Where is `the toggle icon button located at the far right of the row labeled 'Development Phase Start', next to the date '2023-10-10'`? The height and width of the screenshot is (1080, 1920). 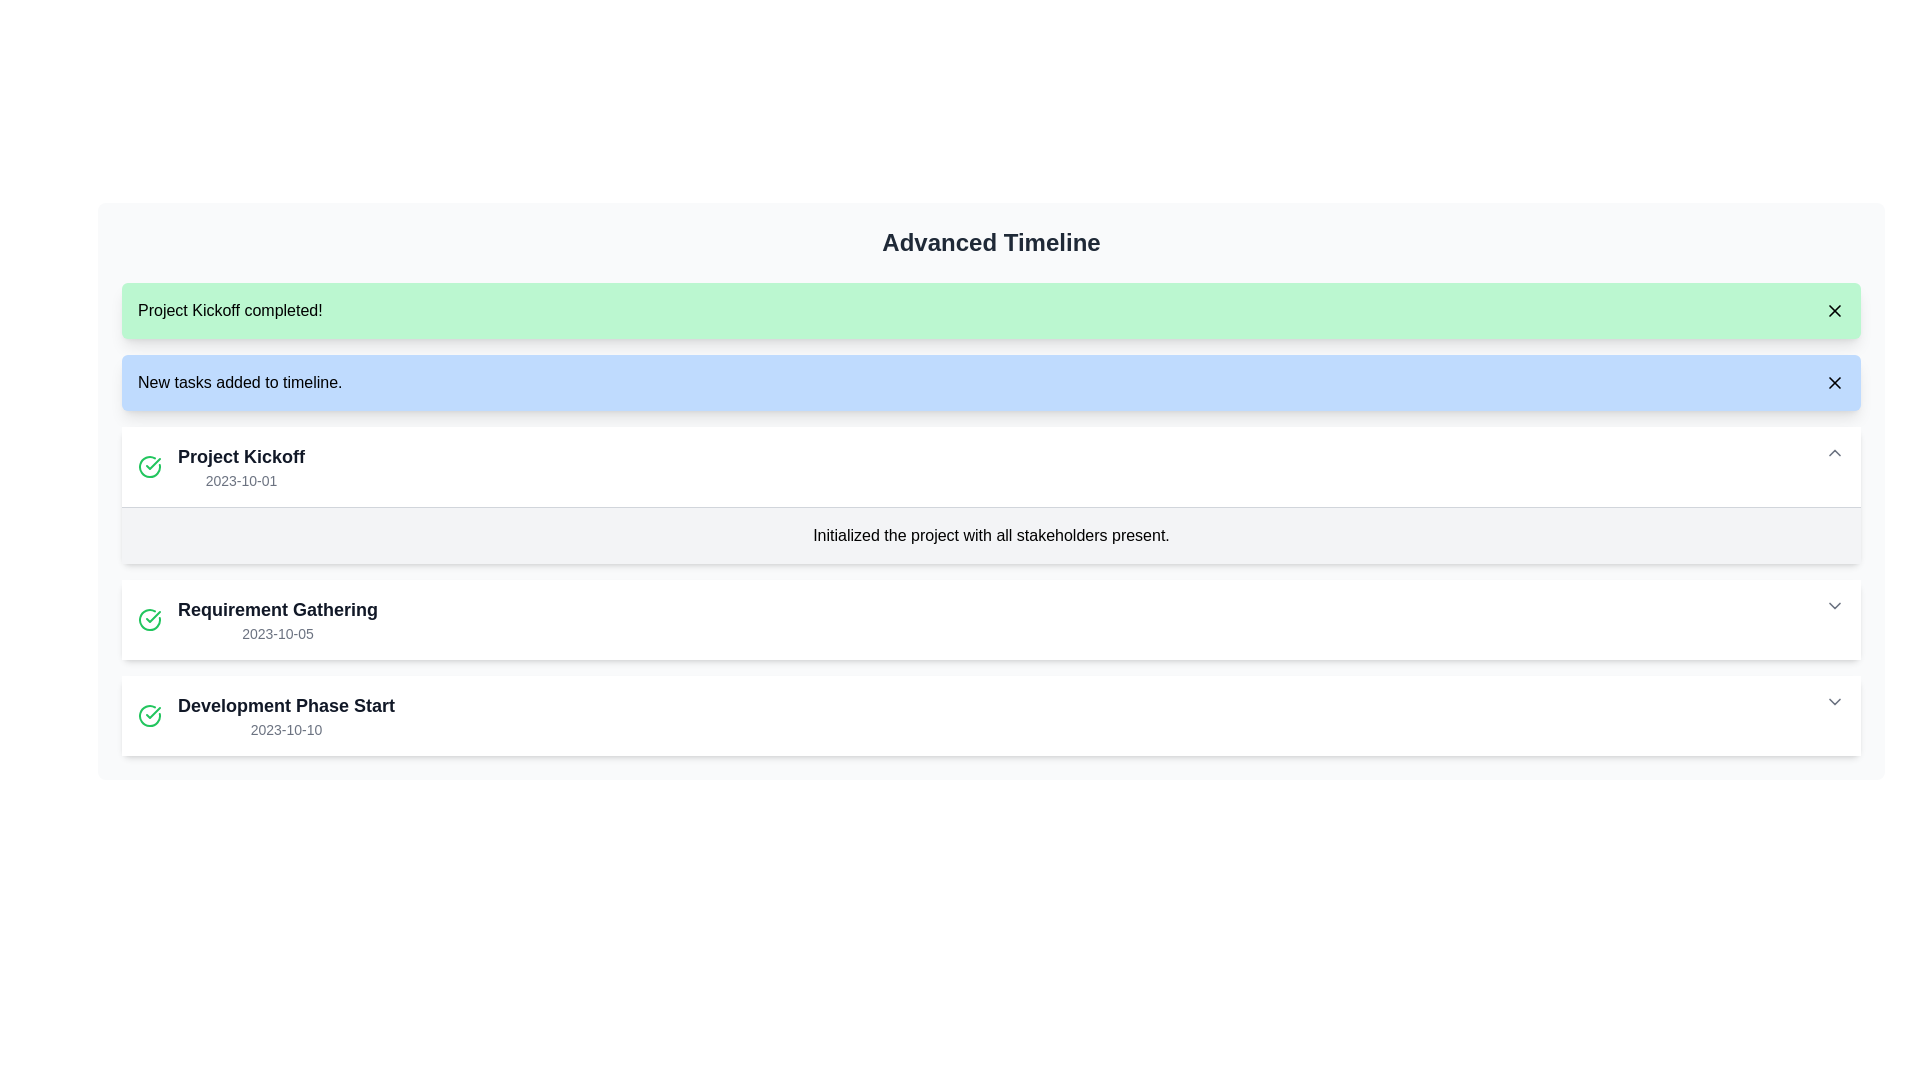 the toggle icon button located at the far right of the row labeled 'Development Phase Start', next to the date '2023-10-10' is located at coordinates (1834, 701).